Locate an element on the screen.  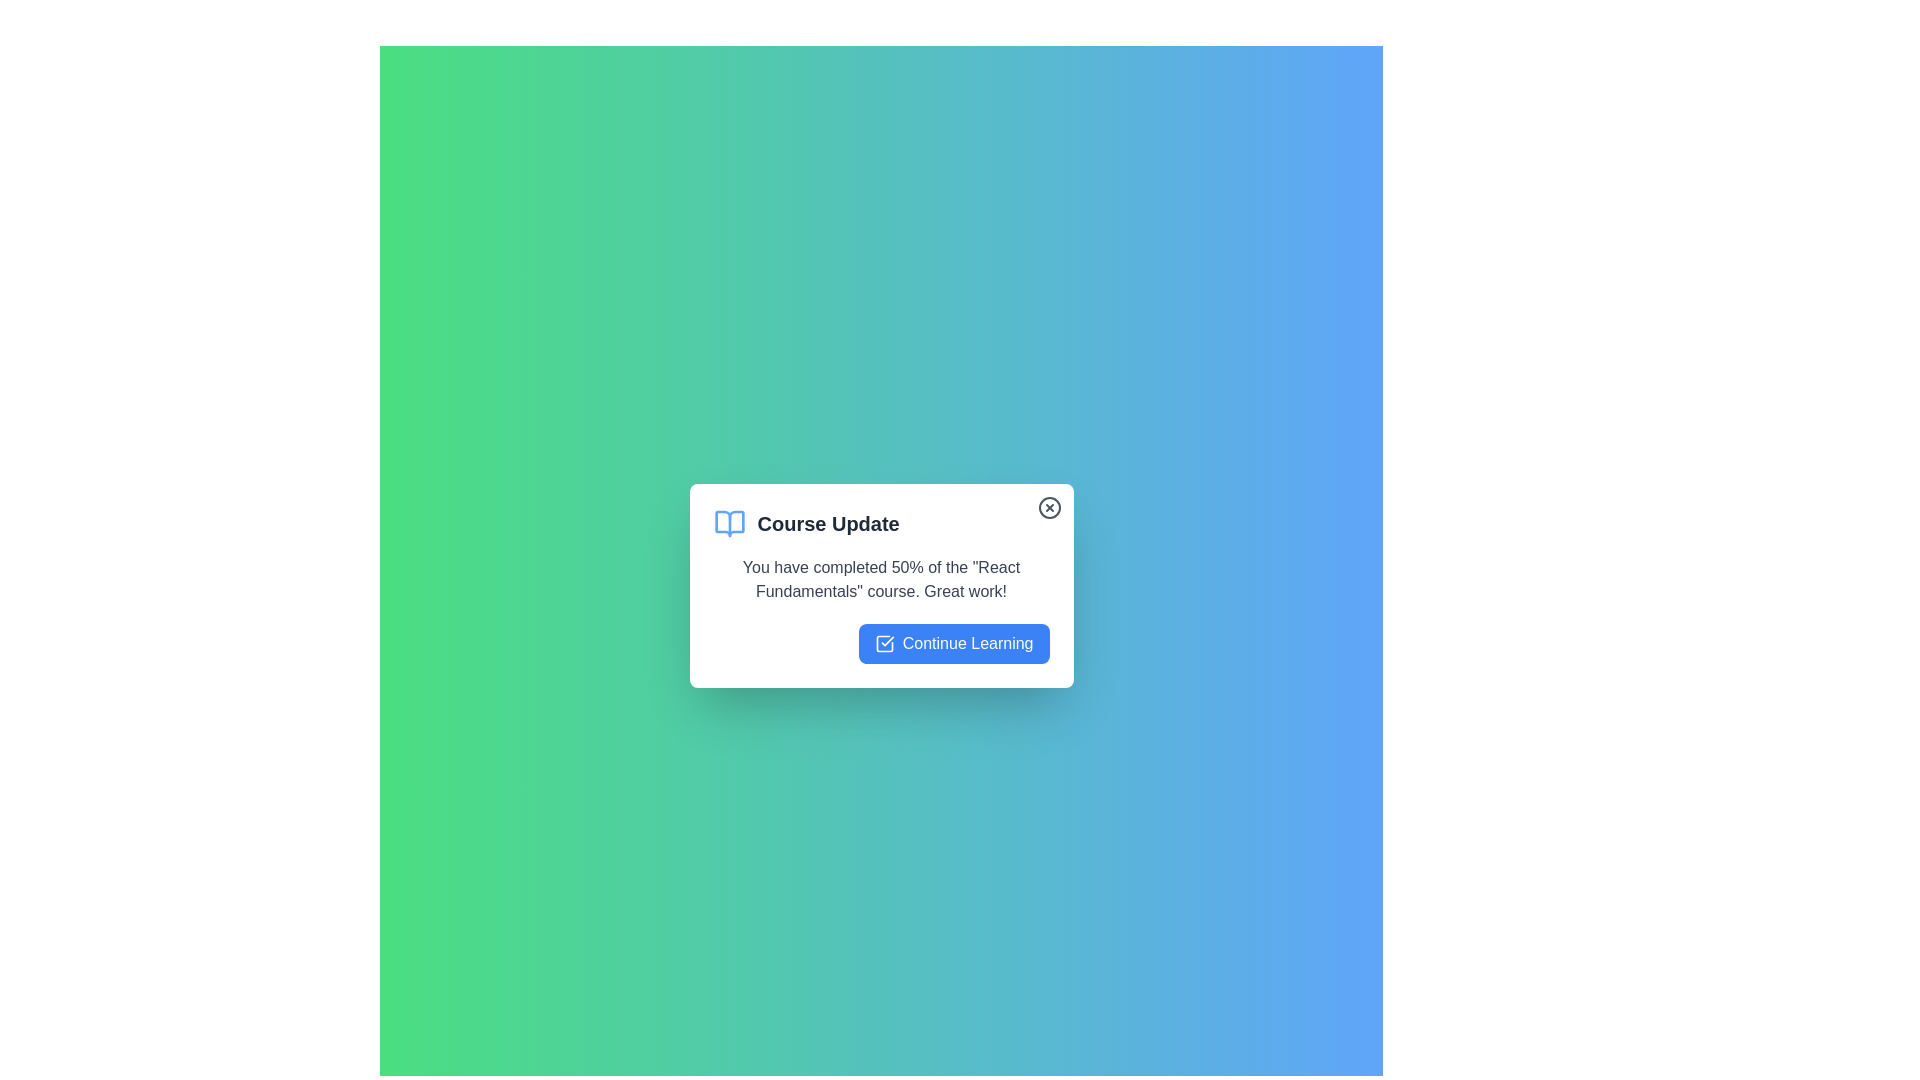
the 'Continue Learning' button with rounded corners and a blue background located at the bottom-right of the 'Course Update' dialog for accessibility navigation is located at coordinates (880, 644).